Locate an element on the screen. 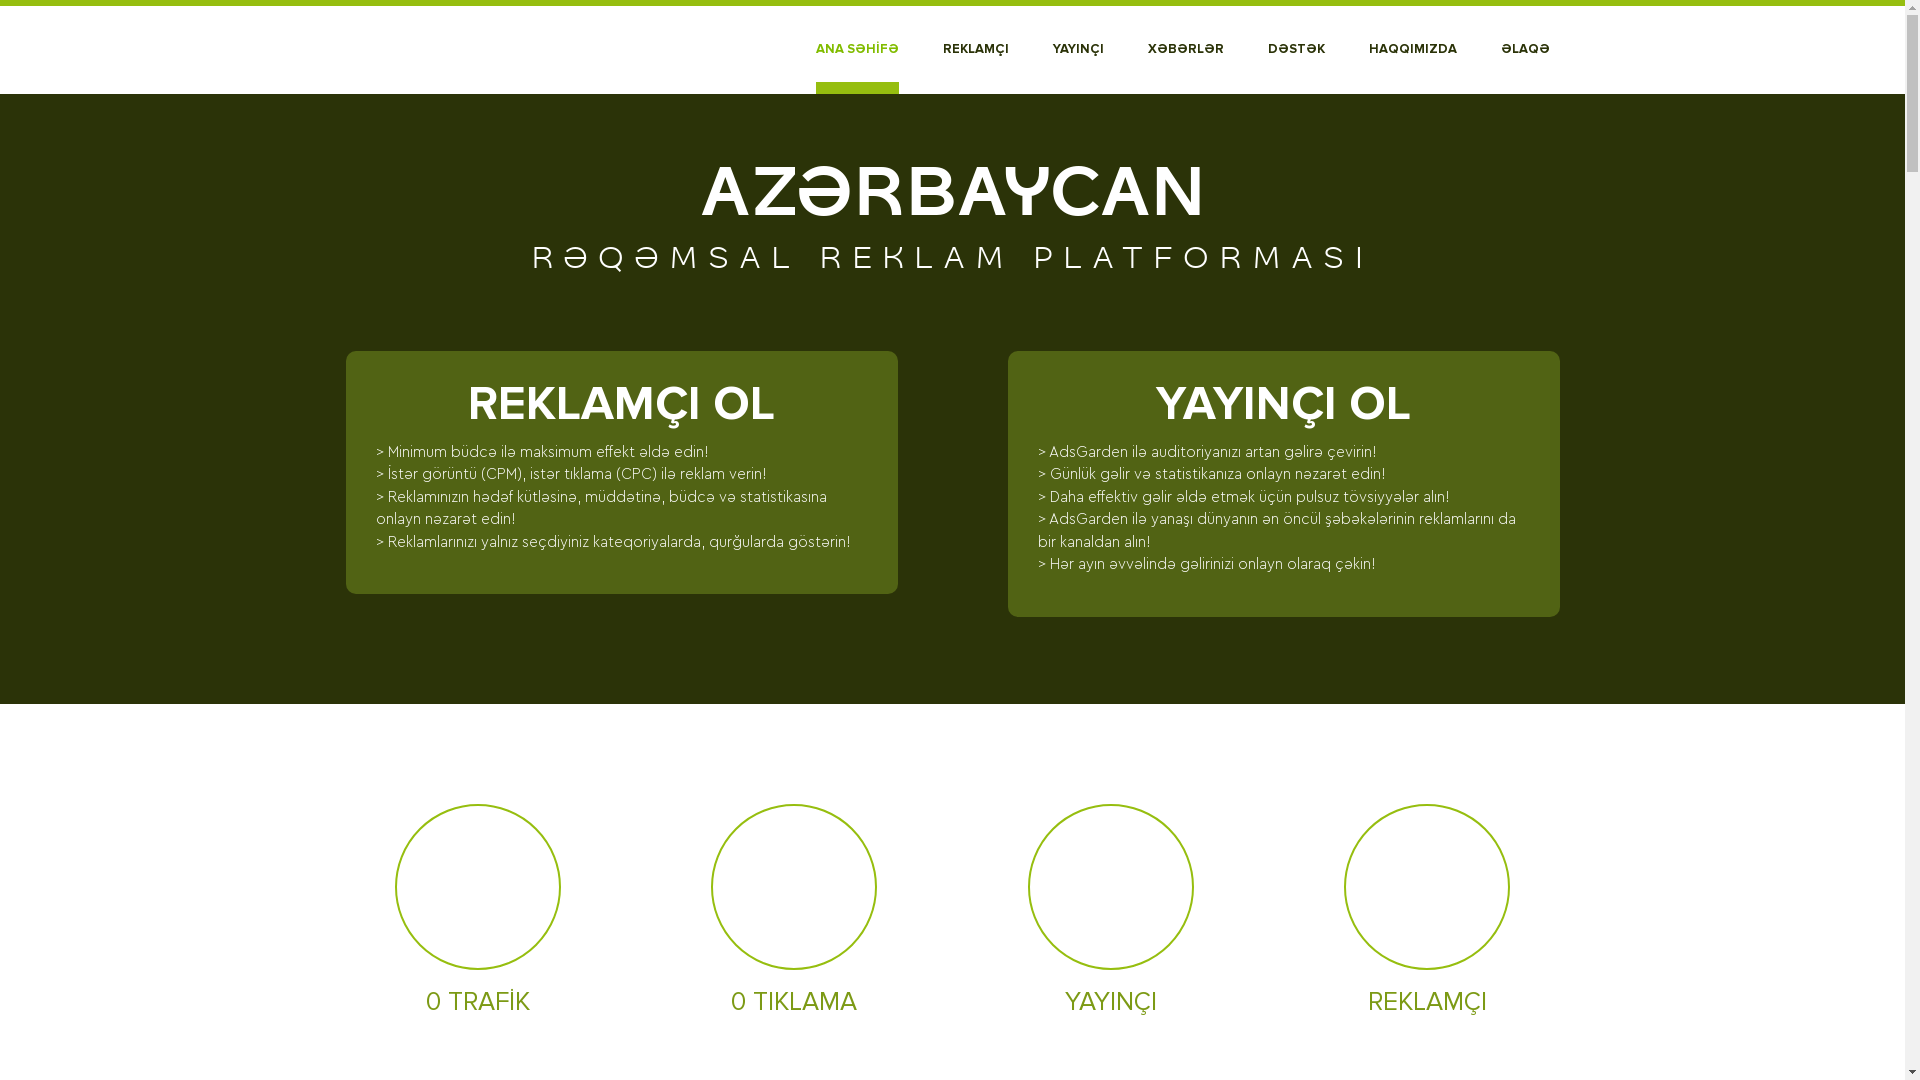 This screenshot has height=1080, width=1920. 'HAQQIMIZDA' is located at coordinates (1410, 49).